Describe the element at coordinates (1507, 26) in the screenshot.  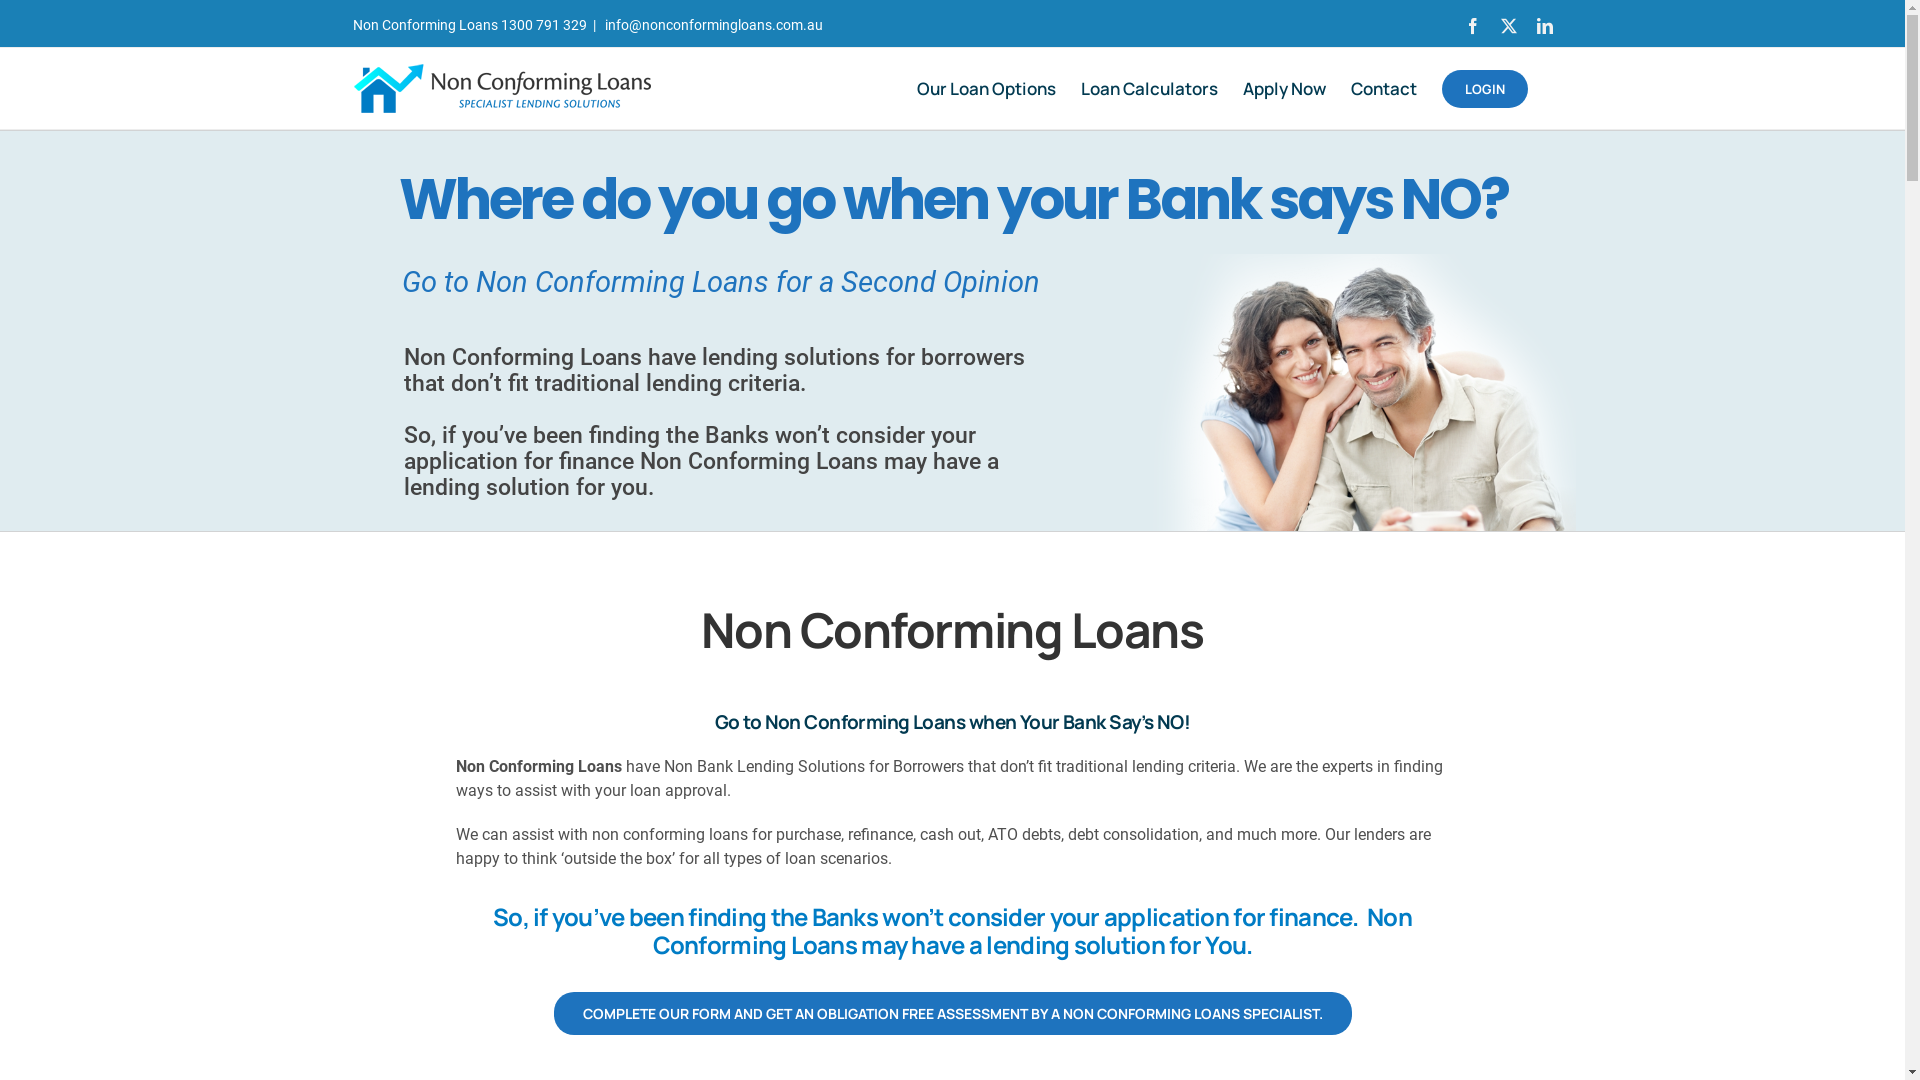
I see `'Twitter'` at that location.